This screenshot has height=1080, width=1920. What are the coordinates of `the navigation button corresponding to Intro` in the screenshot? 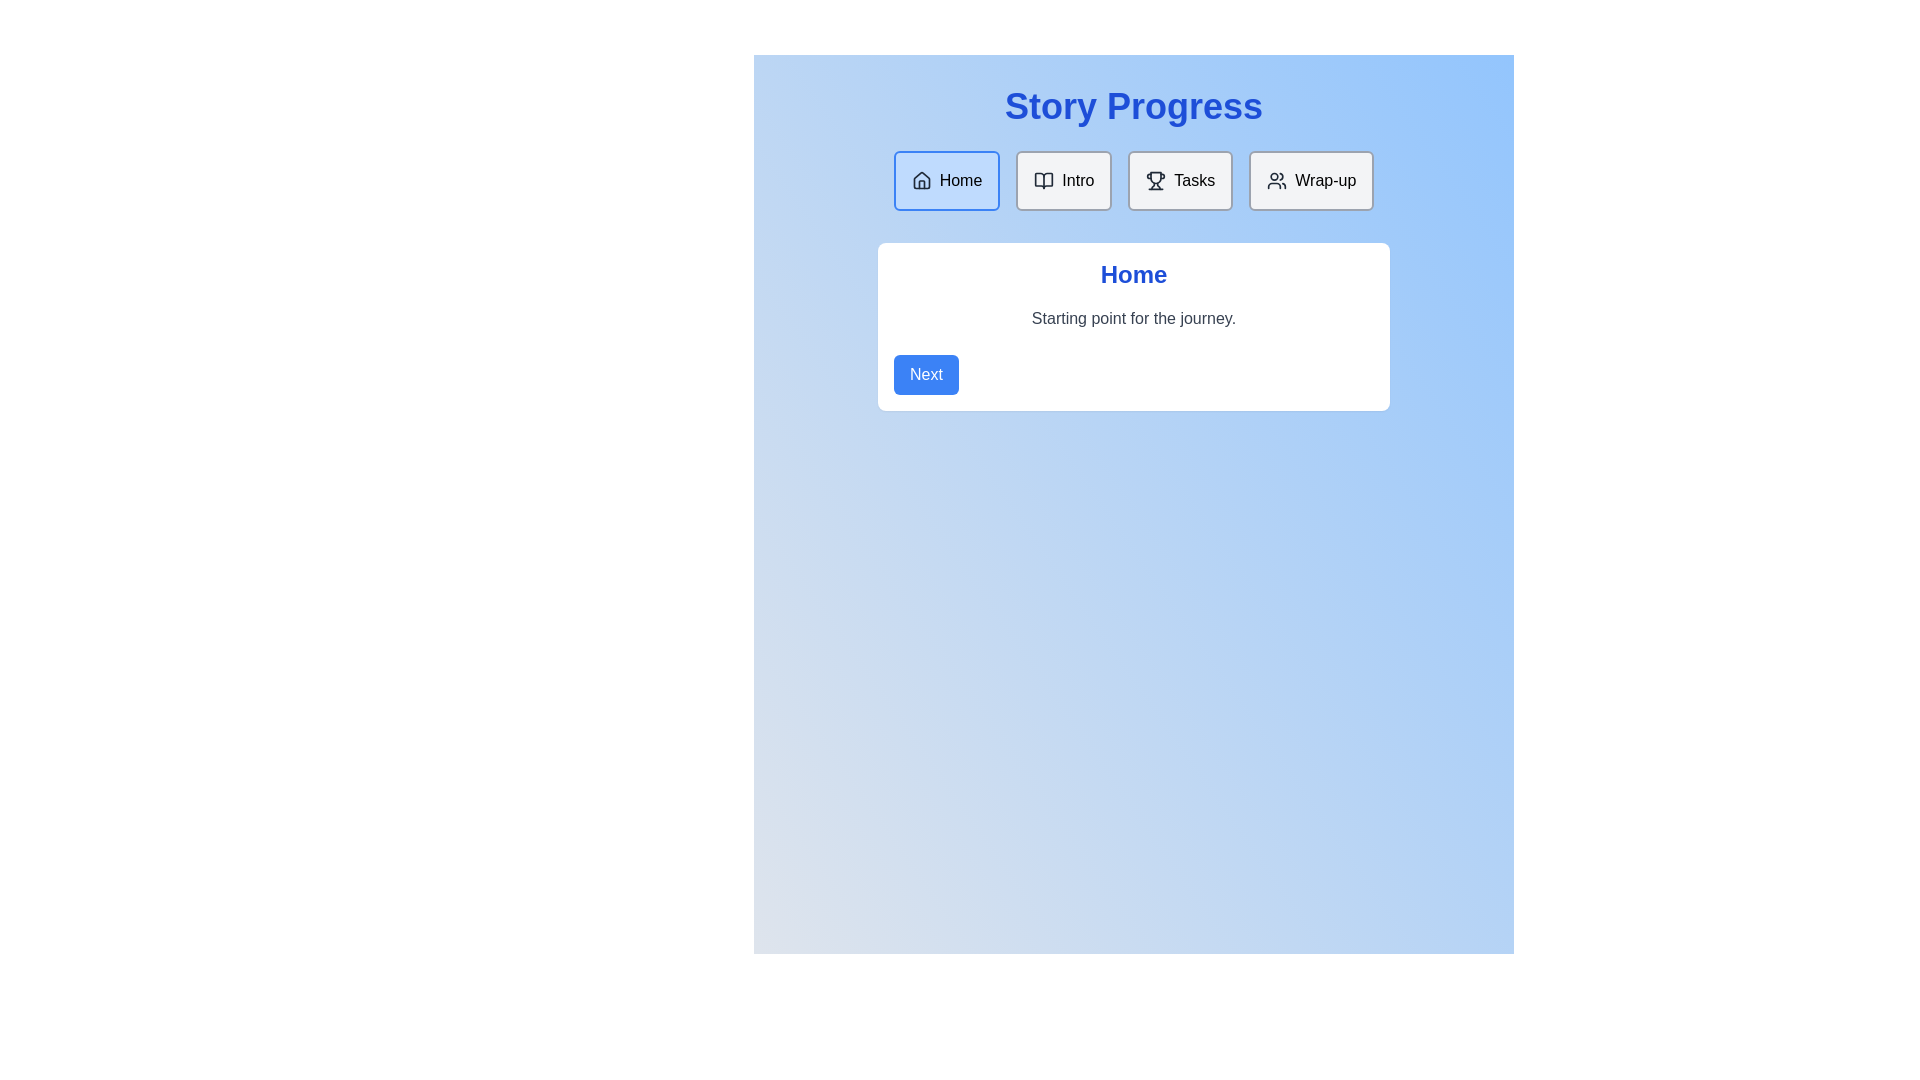 It's located at (1063, 181).